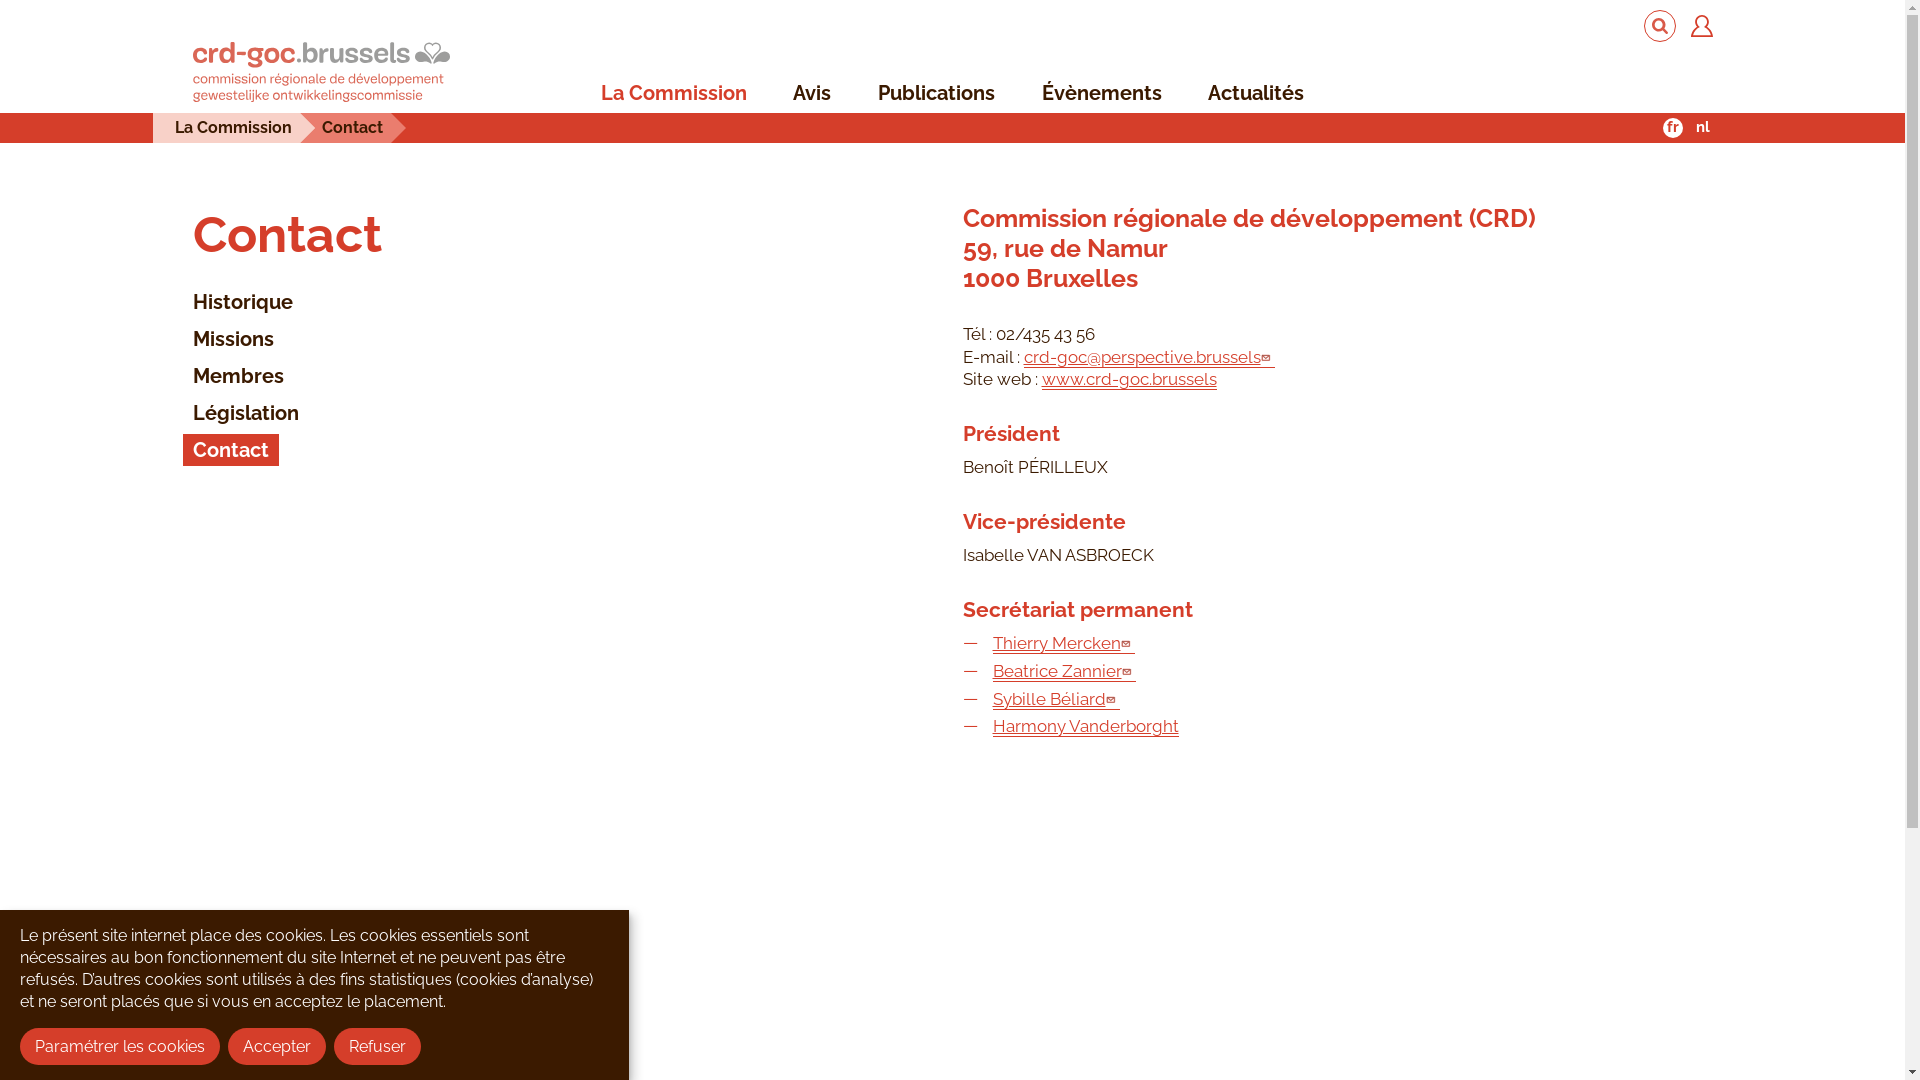 This screenshot has width=1920, height=1080. I want to click on 'Accueil', so click(321, 73).